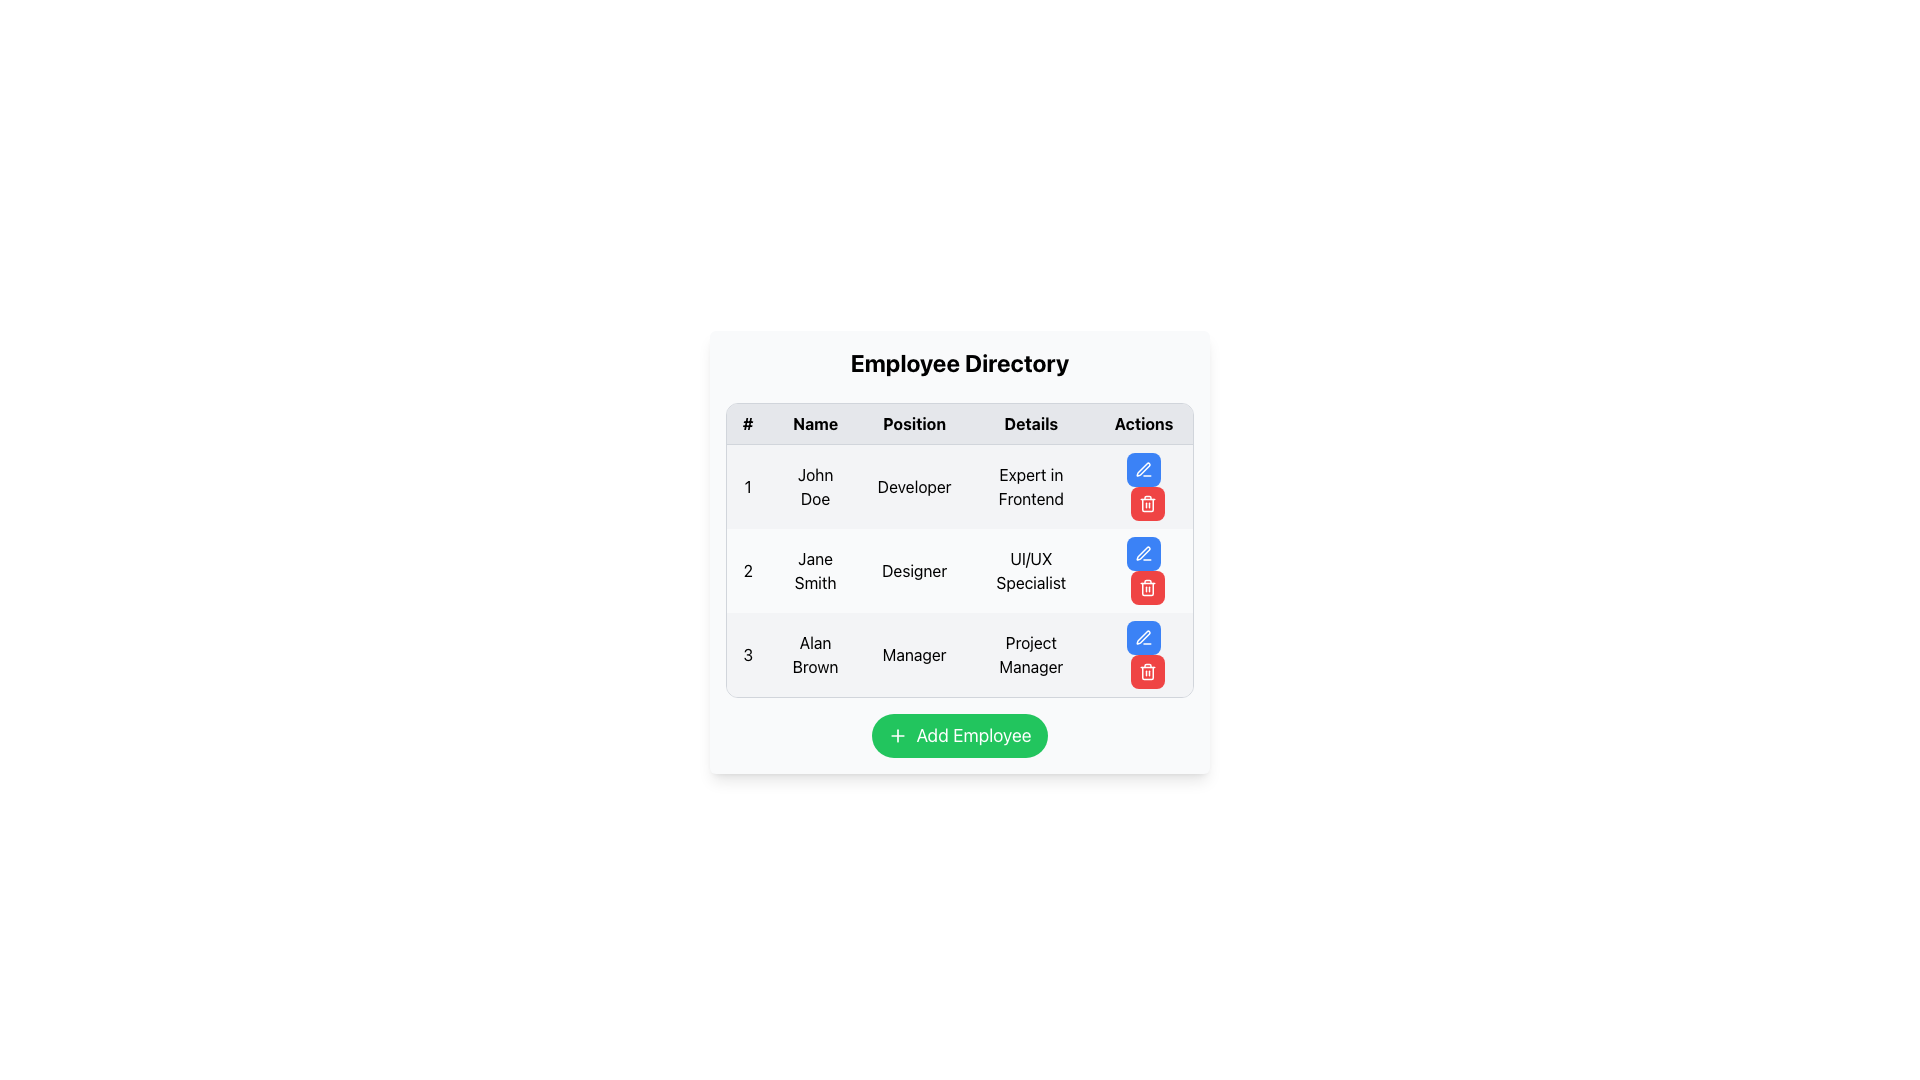  I want to click on the 'Manager' label displayed in bold sans-serif font located in the third row under the 'Position' column of the table for 'Alan Brown', so click(913, 655).